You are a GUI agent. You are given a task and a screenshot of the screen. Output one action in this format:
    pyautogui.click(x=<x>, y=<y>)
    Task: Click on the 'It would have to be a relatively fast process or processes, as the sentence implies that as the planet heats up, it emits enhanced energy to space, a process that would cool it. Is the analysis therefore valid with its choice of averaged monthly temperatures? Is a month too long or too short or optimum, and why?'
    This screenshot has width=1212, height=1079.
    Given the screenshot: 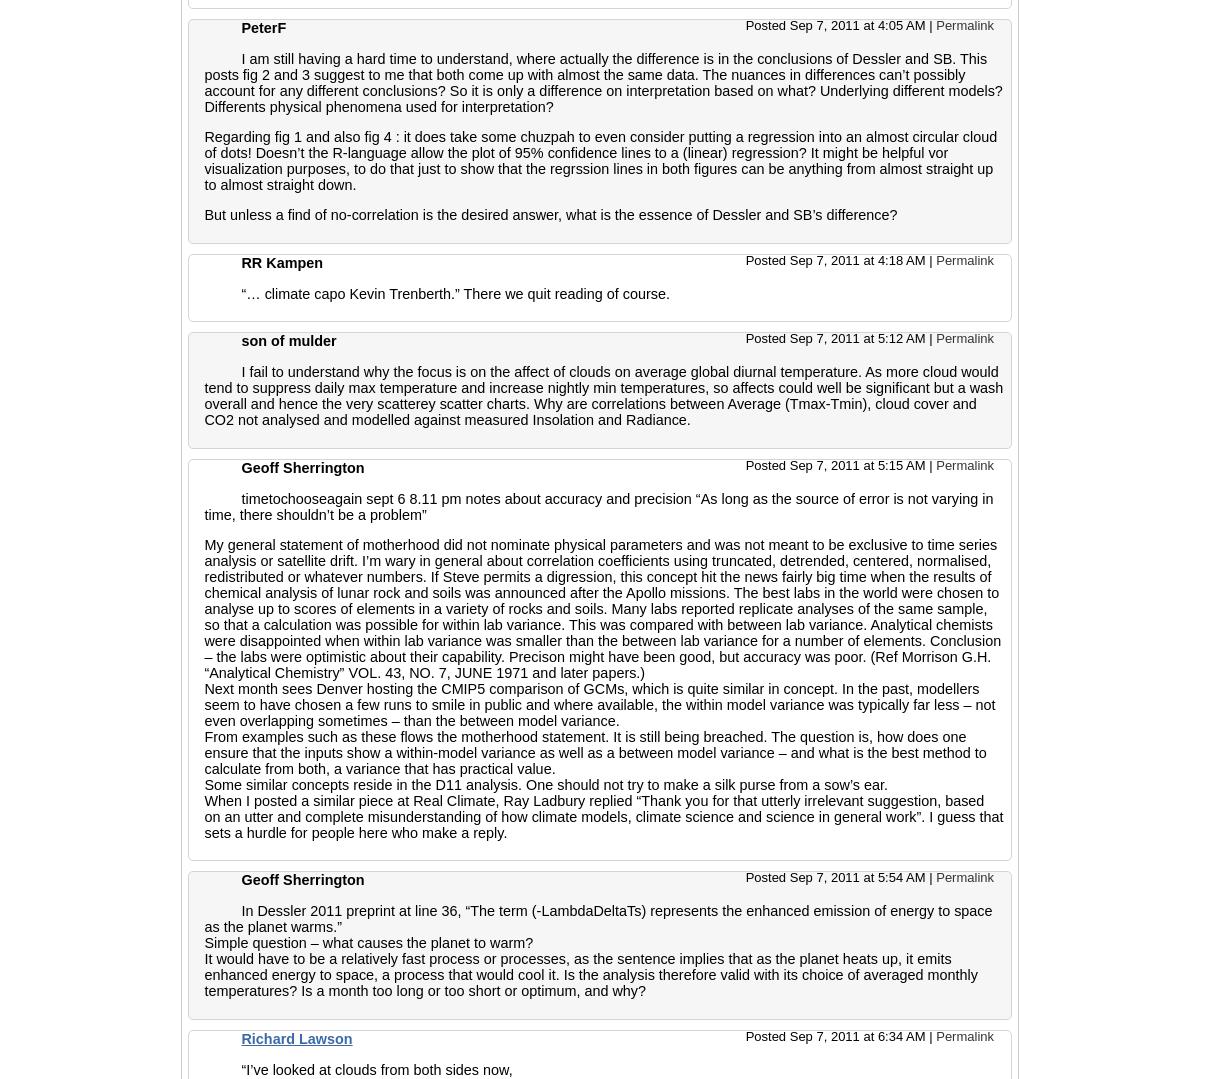 What is the action you would take?
    pyautogui.click(x=590, y=973)
    